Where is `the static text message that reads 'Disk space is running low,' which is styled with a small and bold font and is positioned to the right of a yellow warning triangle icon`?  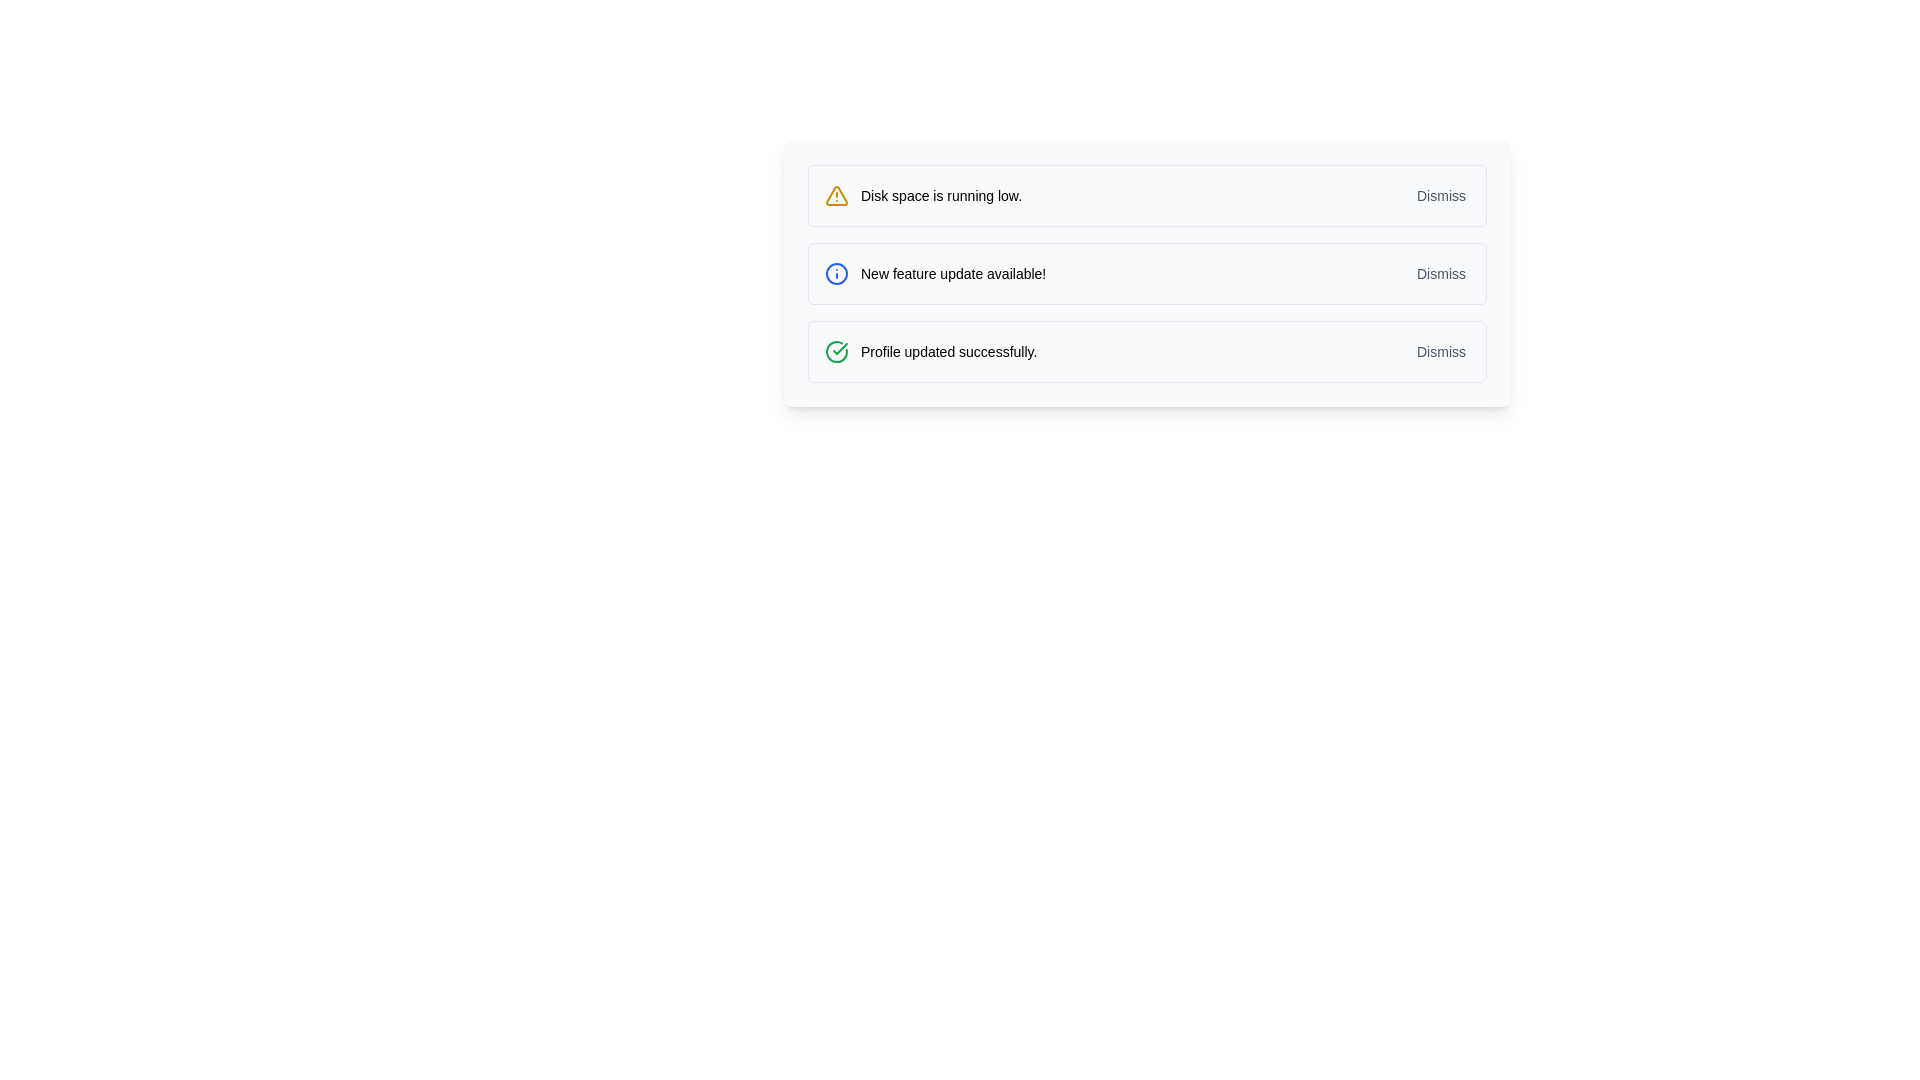
the static text message that reads 'Disk space is running low,' which is styled with a small and bold font and is positioned to the right of a yellow warning triangle icon is located at coordinates (940, 196).